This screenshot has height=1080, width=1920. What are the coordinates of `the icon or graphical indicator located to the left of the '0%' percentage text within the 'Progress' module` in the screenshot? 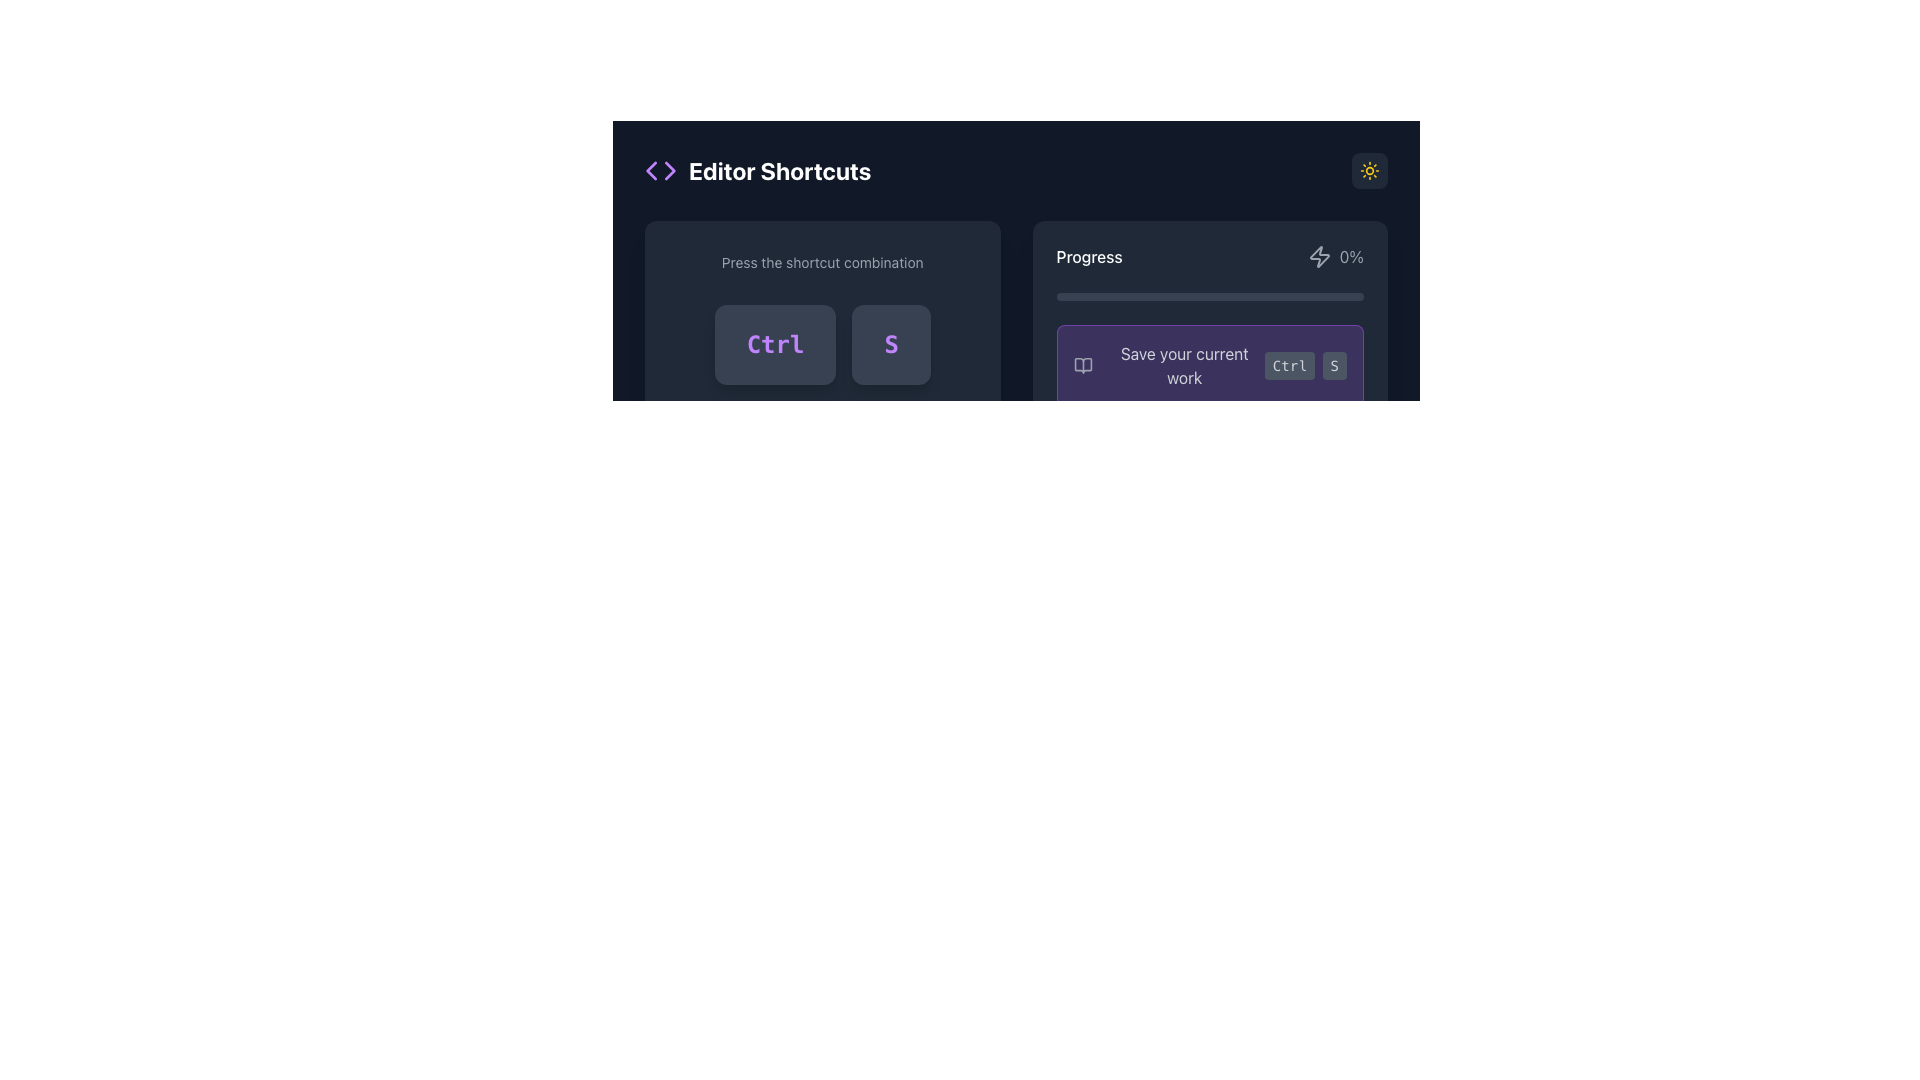 It's located at (1319, 256).